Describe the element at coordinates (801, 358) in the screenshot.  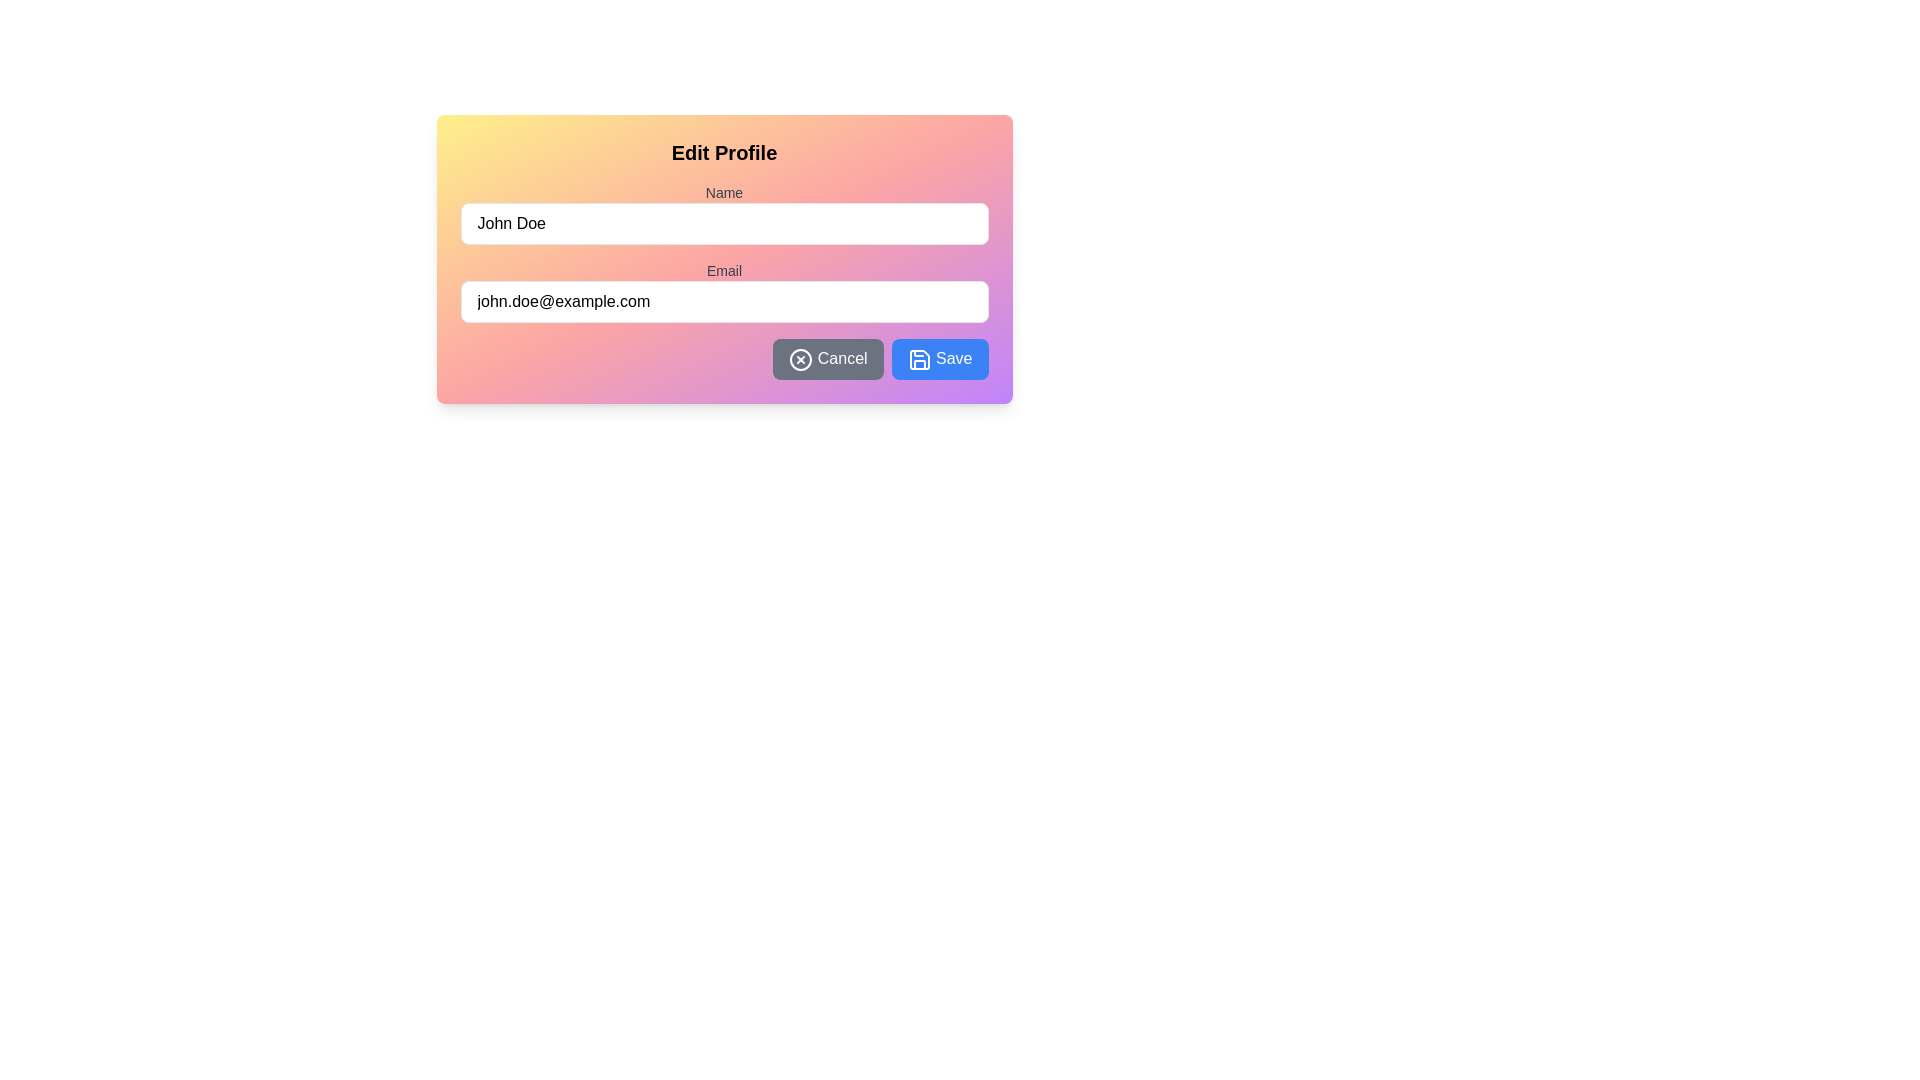
I see `the decorative icon that visually indicates the cancel operation, located centrally within the Cancel button in the Edit Profile dialog box` at that location.